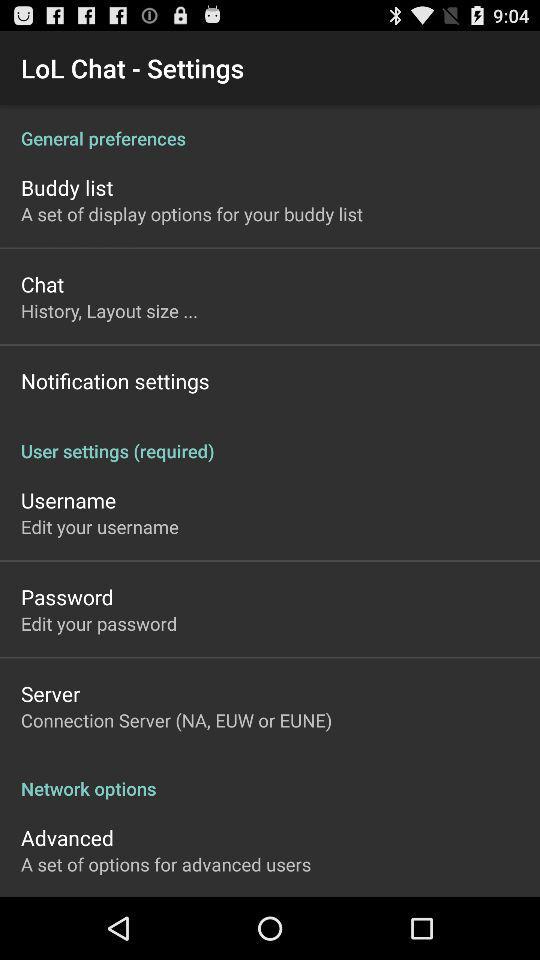  What do you see at coordinates (270, 777) in the screenshot?
I see `item above the advanced` at bounding box center [270, 777].